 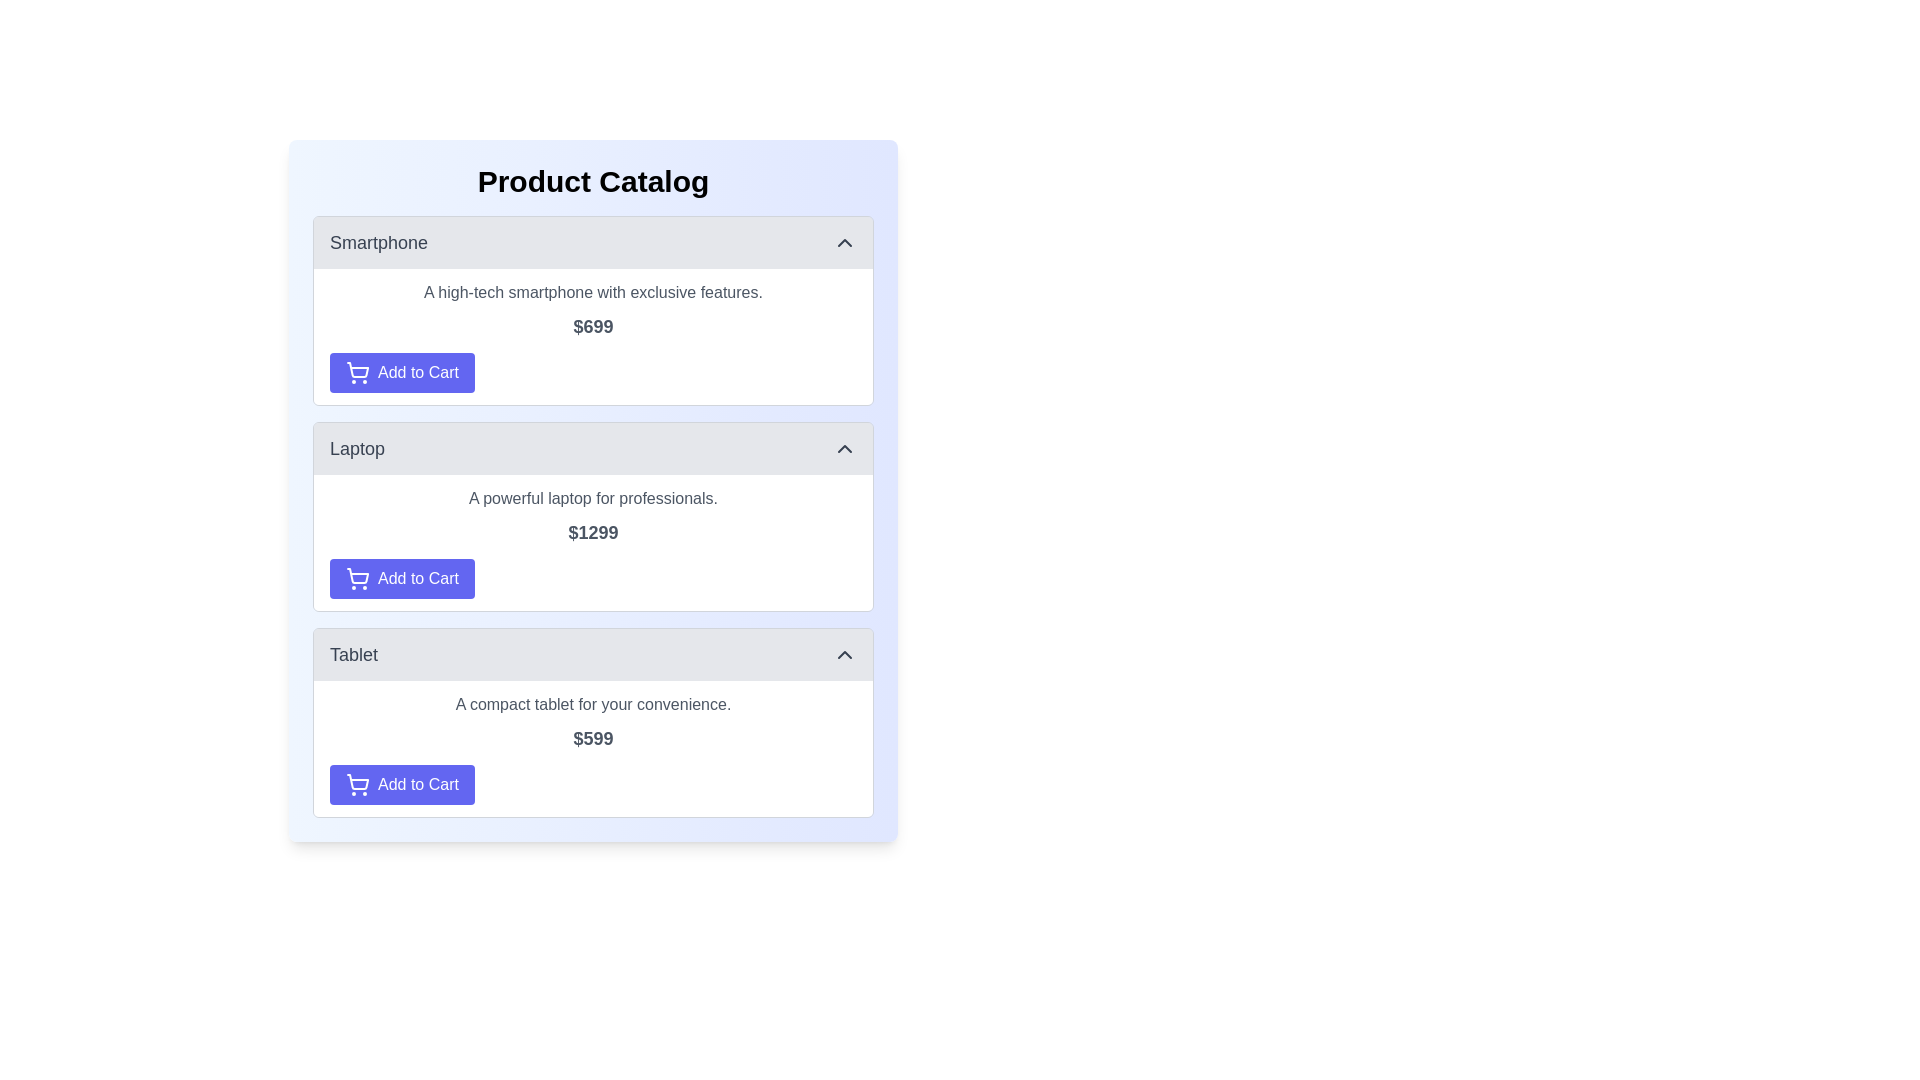 What do you see at coordinates (844, 447) in the screenshot?
I see `the upward-pointing chevron icon within the 'Laptop' section` at bounding box center [844, 447].